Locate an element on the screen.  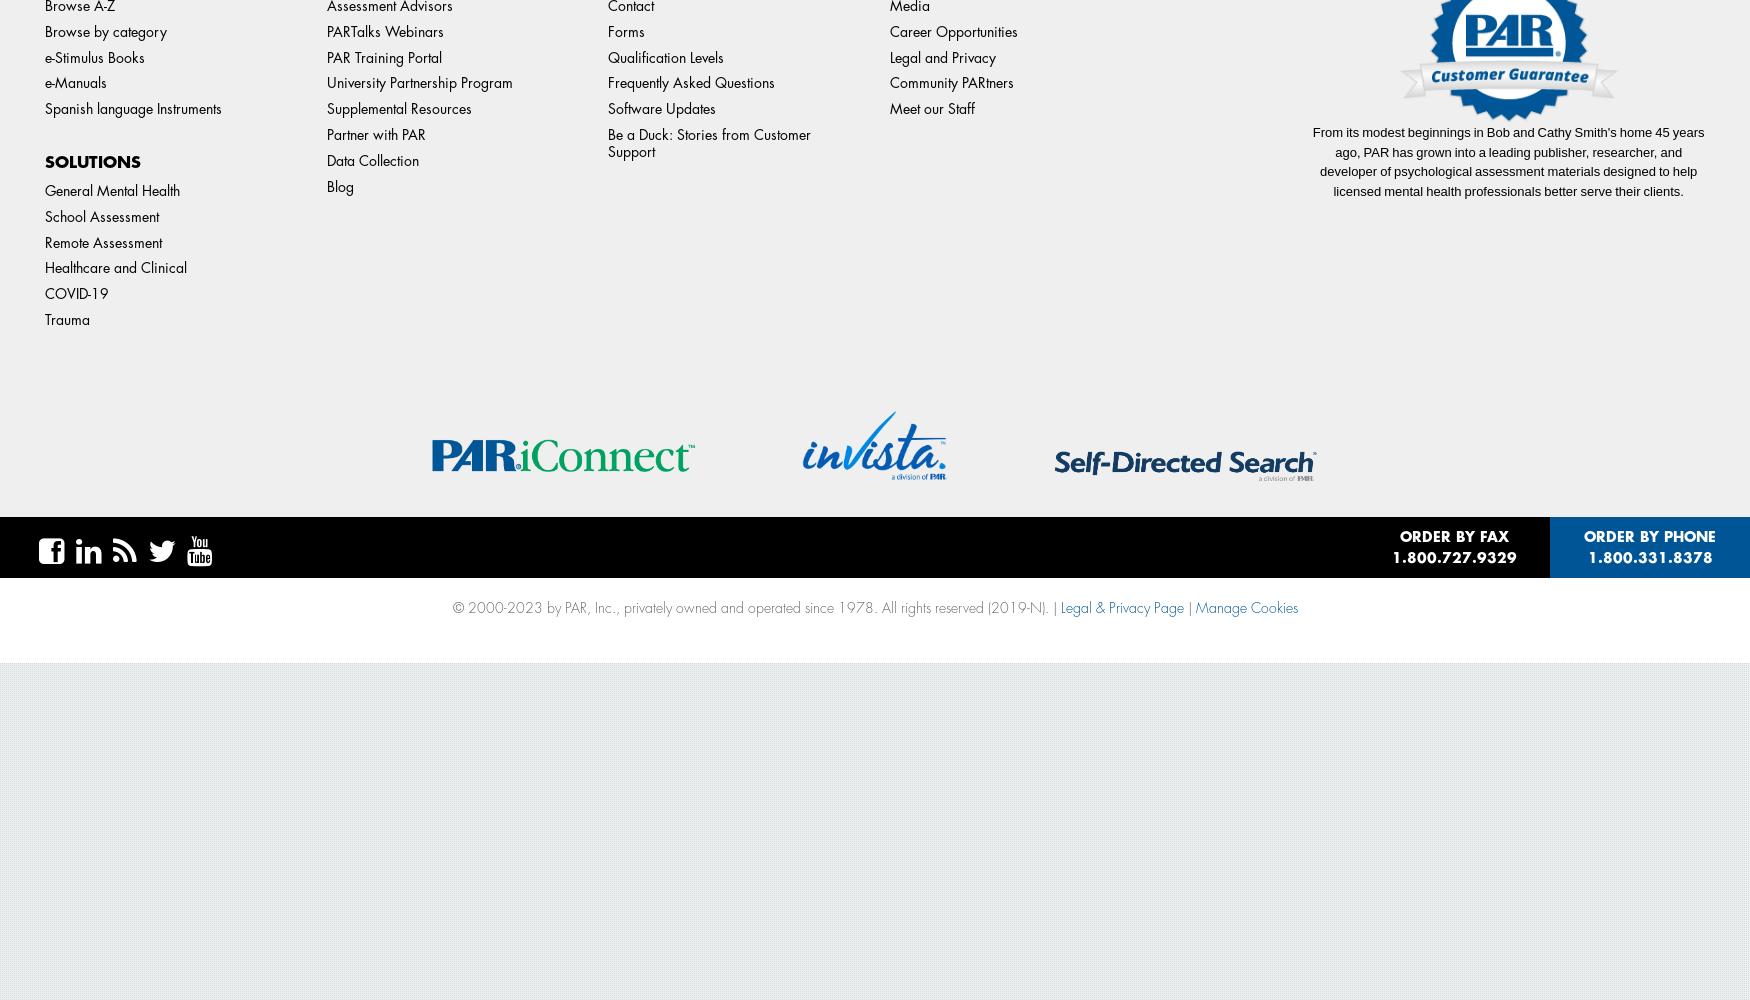
'Supplemental Resources' is located at coordinates (397, 108).